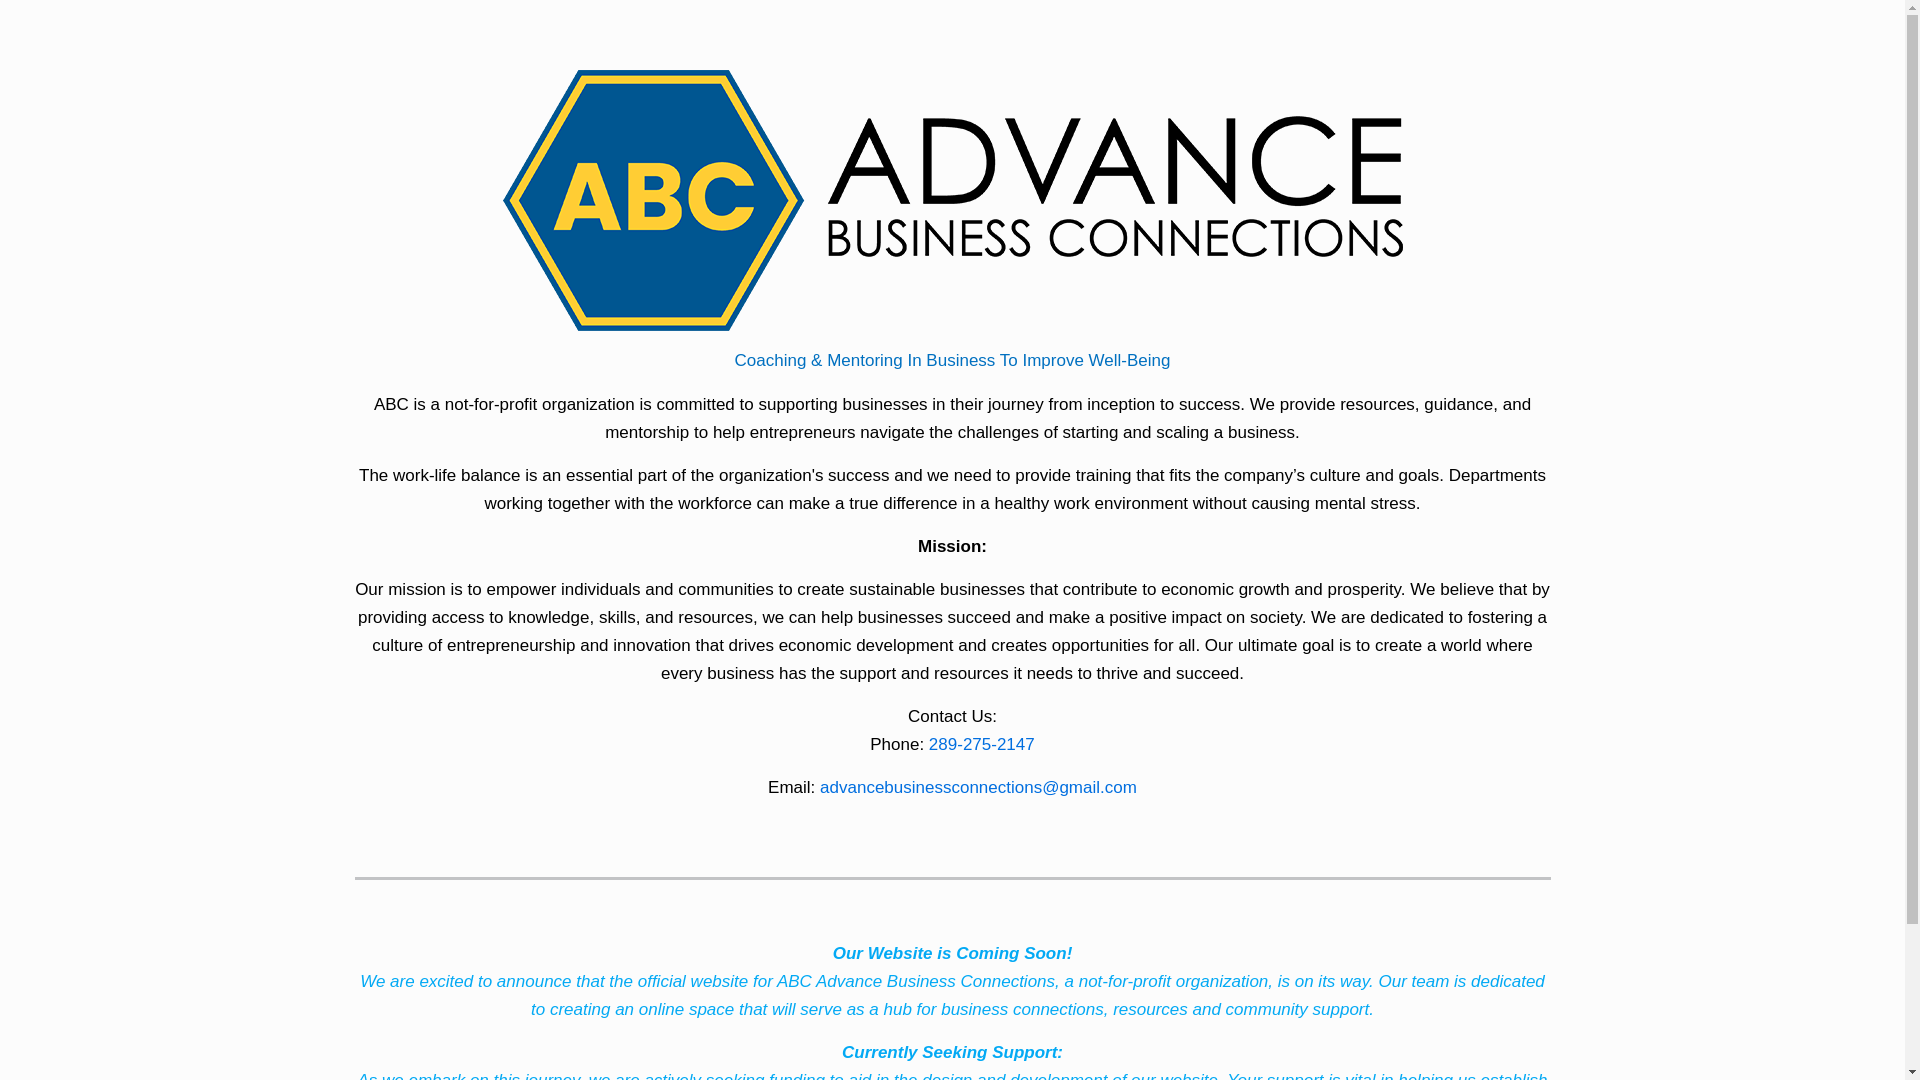 Image resolution: width=1920 pixels, height=1080 pixels. I want to click on 'advancebusinessconnections@gmail.com', so click(978, 786).